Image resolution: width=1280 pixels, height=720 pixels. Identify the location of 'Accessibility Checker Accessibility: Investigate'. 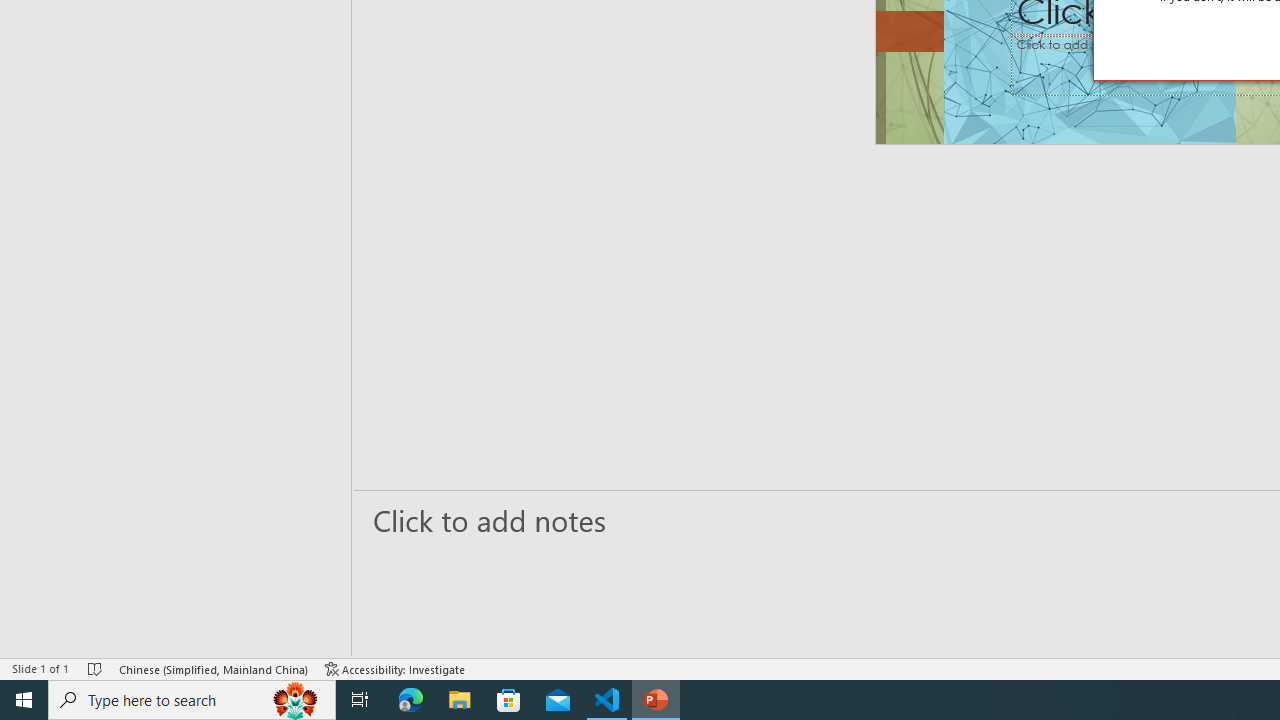
(395, 669).